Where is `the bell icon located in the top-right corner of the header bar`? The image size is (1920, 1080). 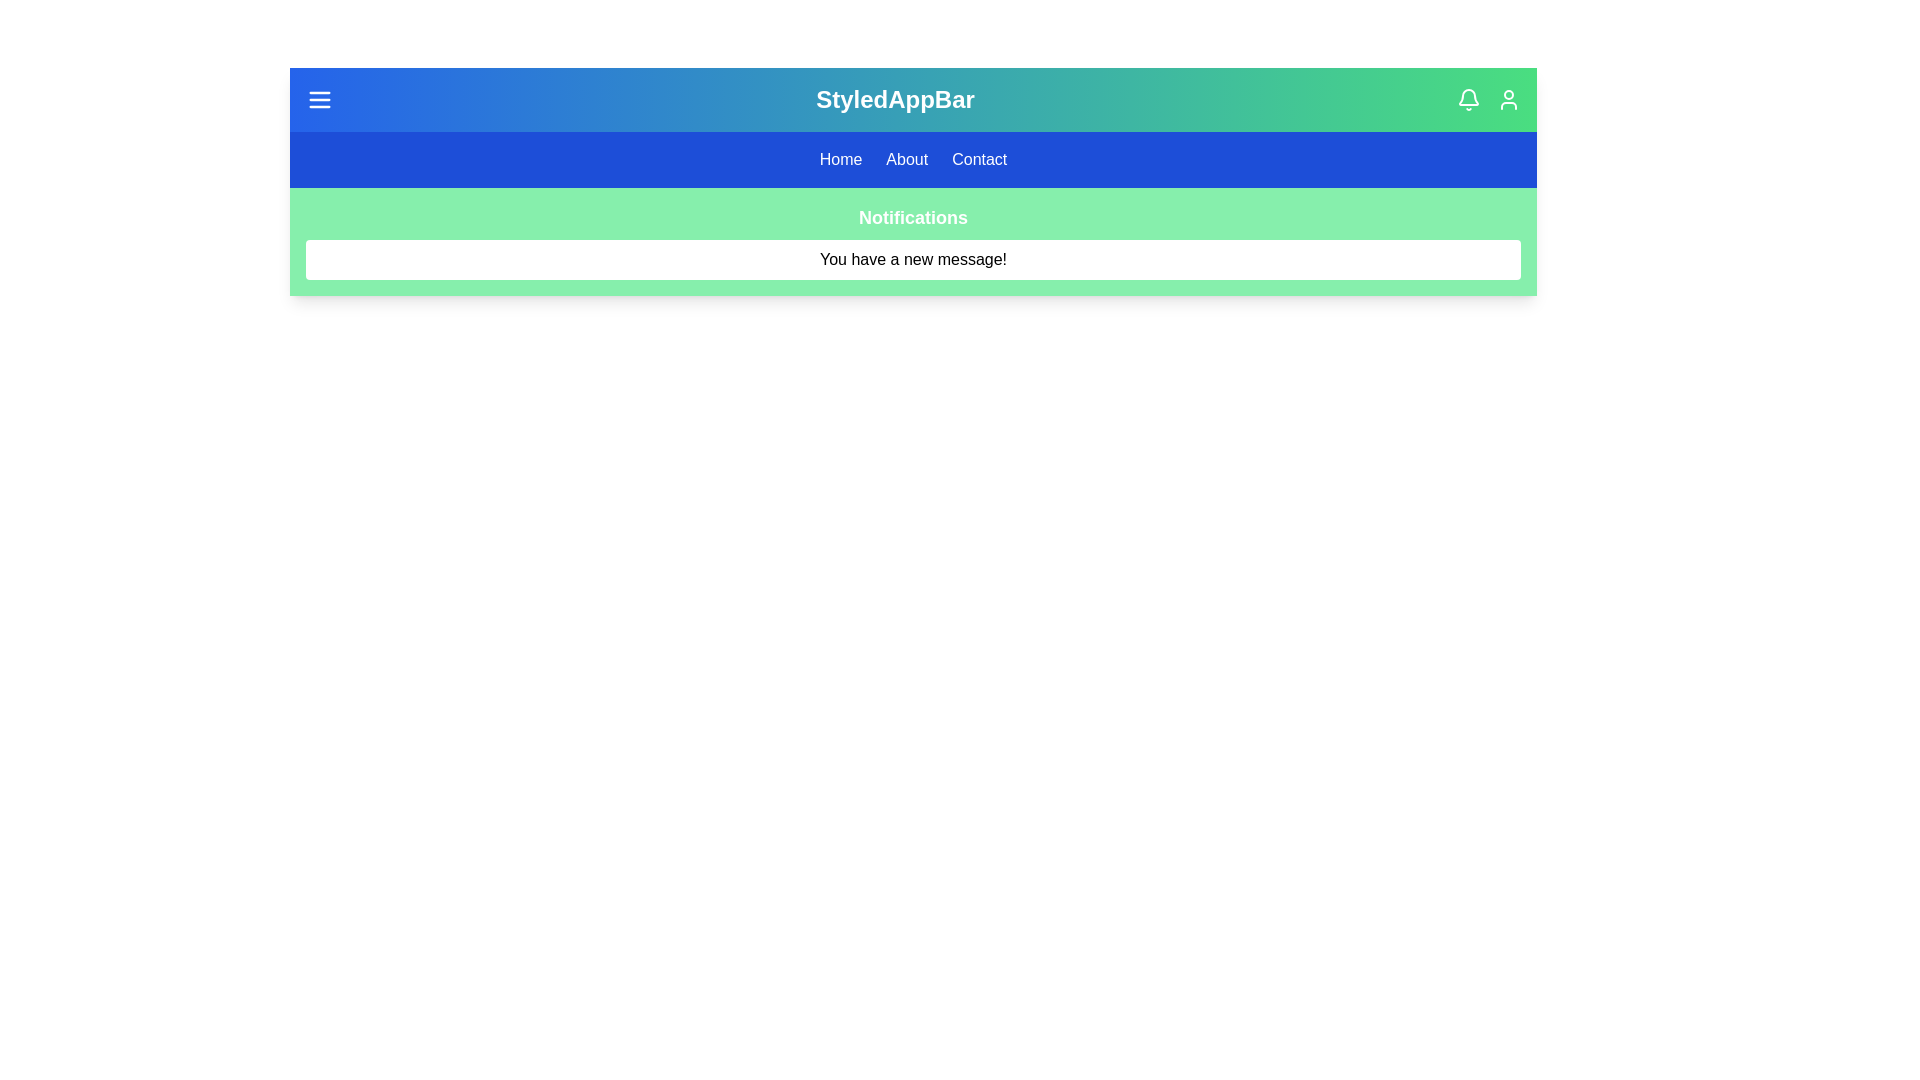 the bell icon located in the top-right corner of the header bar is located at coordinates (1468, 97).